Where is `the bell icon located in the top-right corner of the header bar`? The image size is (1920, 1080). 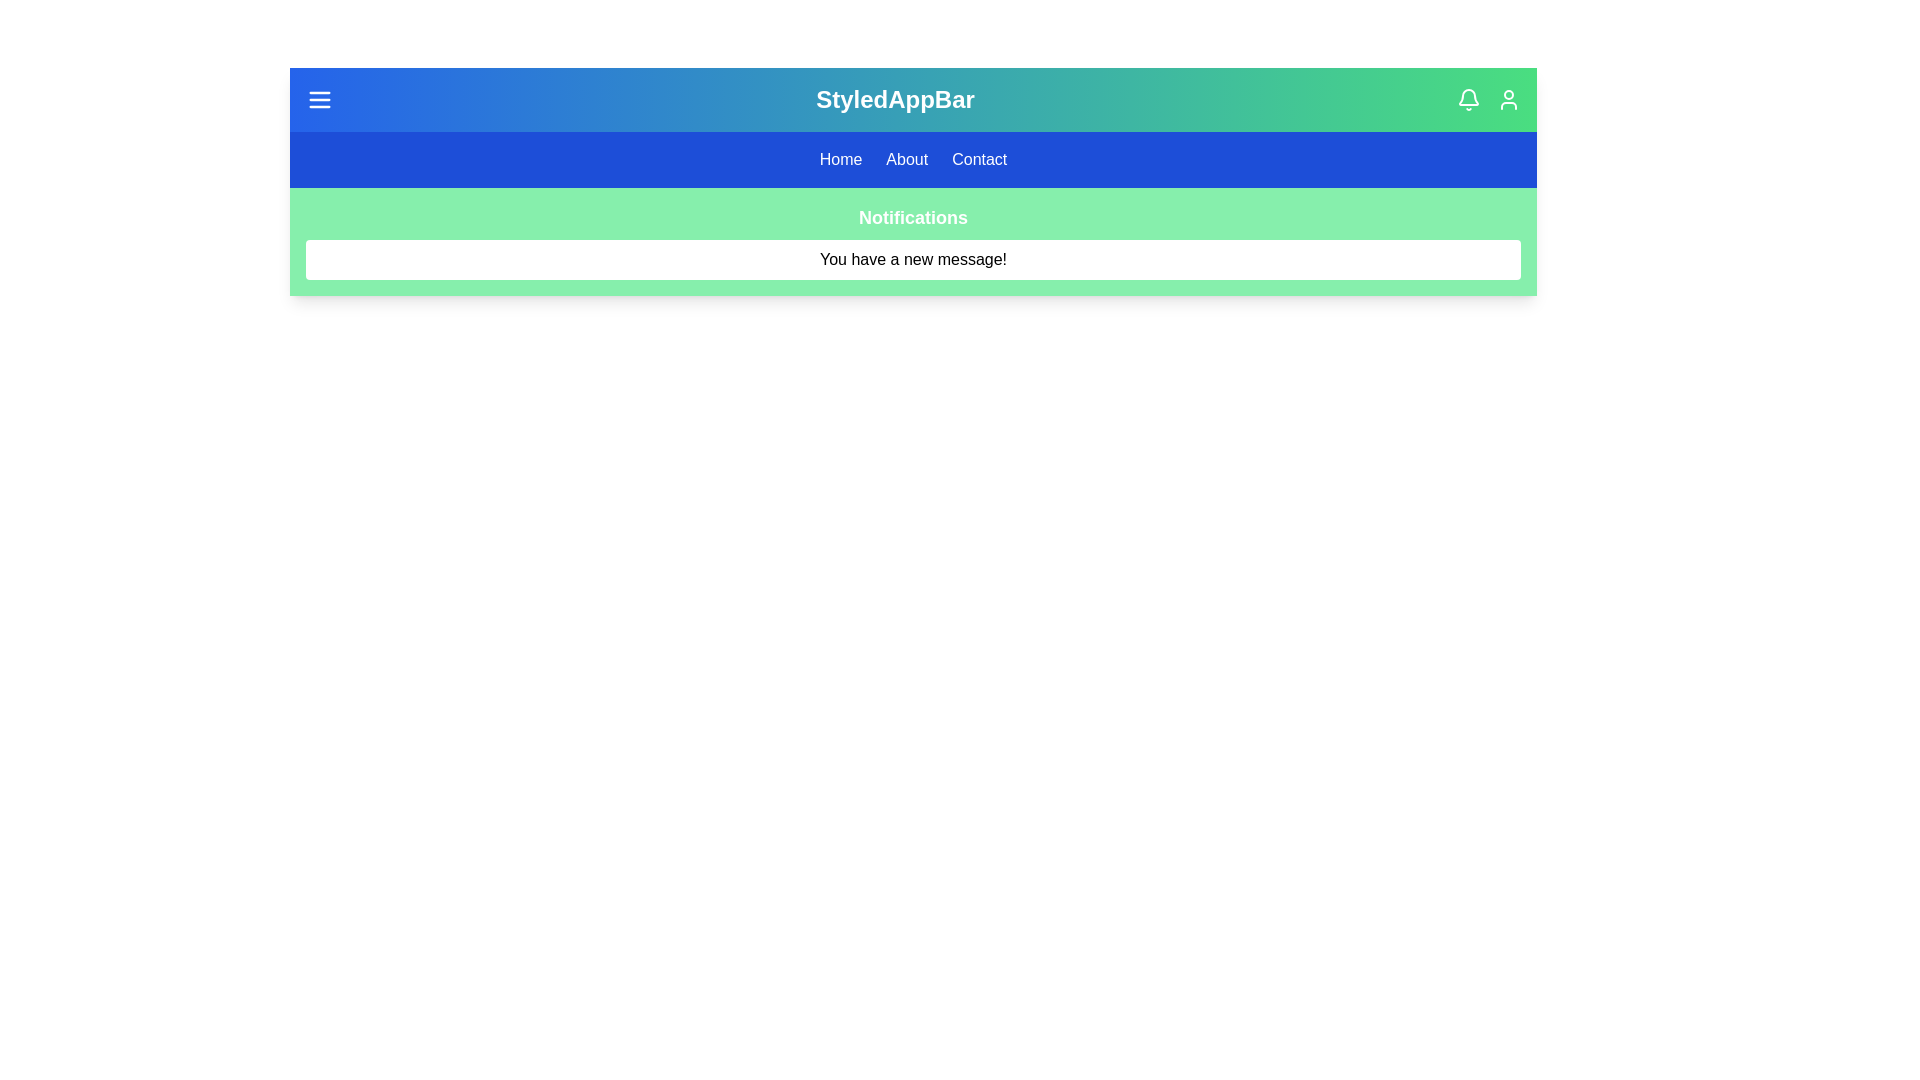 the bell icon located in the top-right corner of the header bar is located at coordinates (1468, 97).